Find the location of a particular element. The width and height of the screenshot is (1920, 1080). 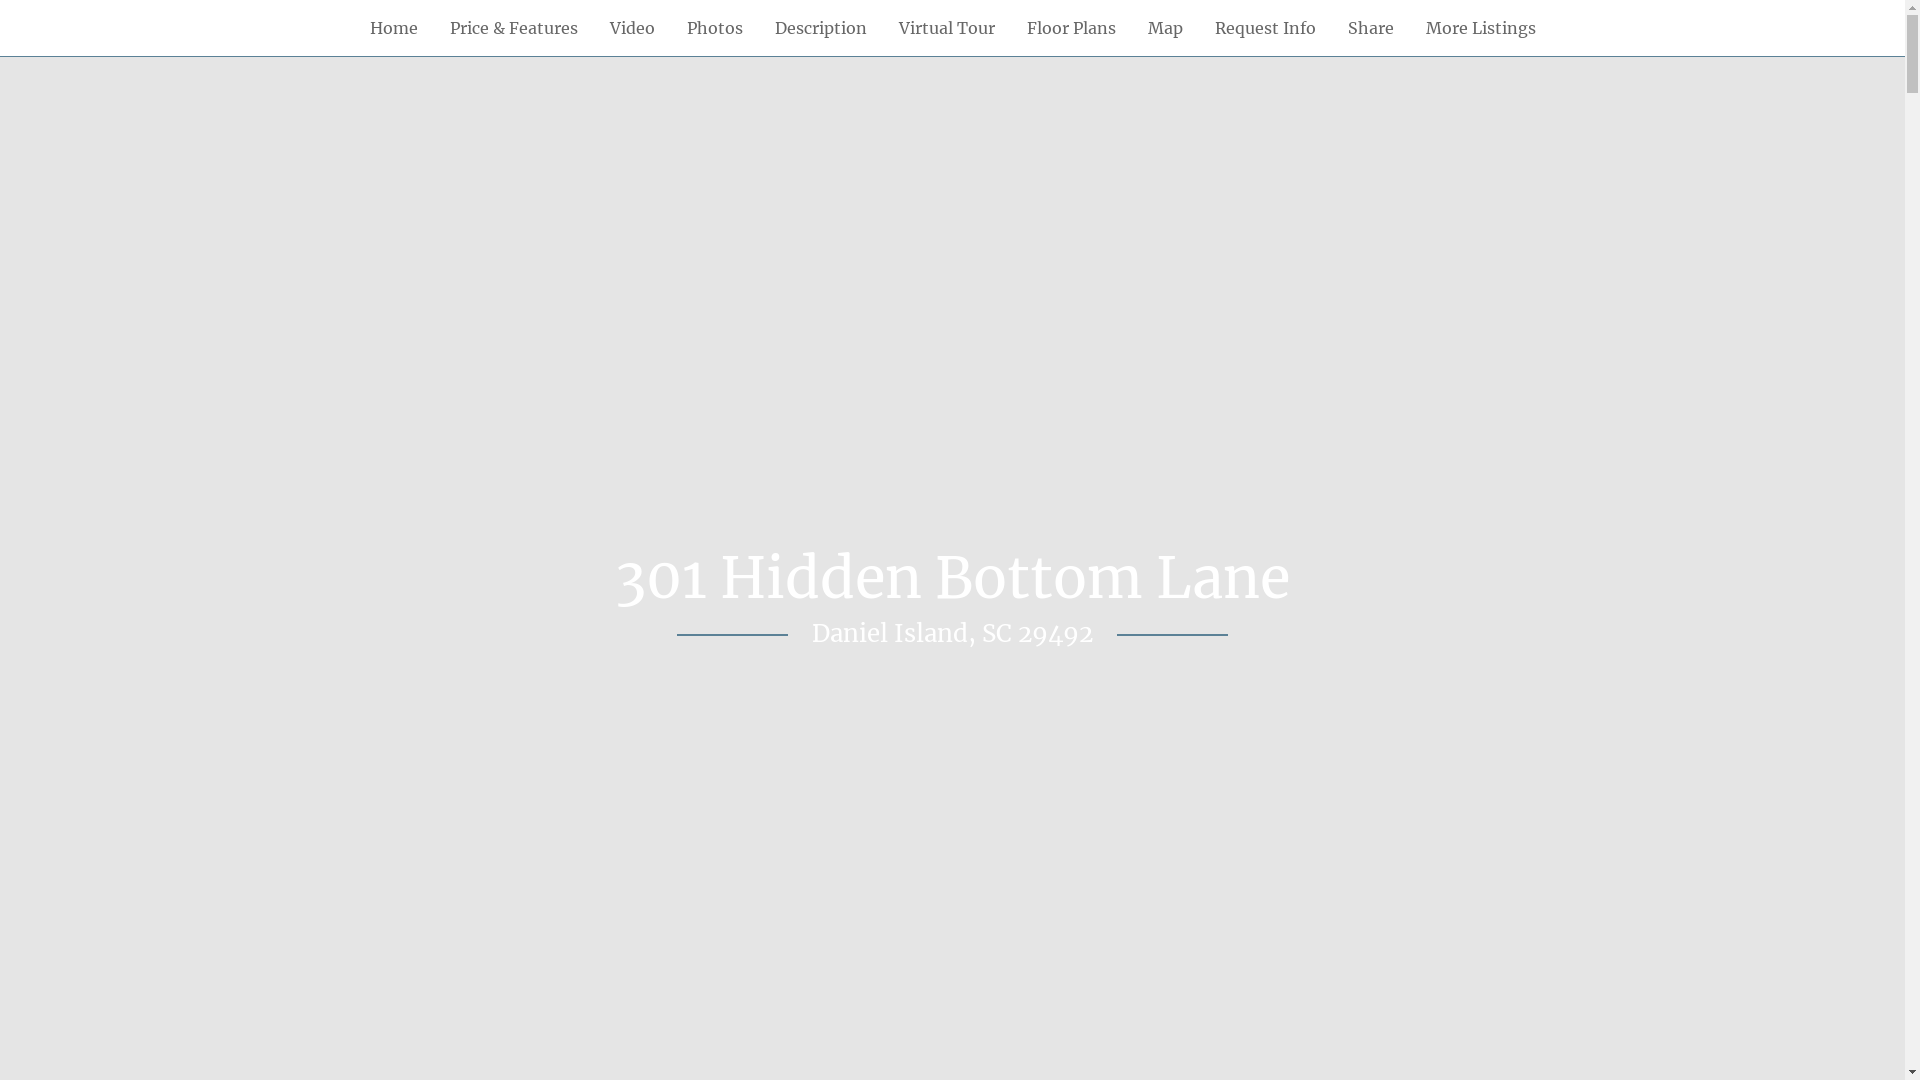

'Map' is located at coordinates (1165, 27).